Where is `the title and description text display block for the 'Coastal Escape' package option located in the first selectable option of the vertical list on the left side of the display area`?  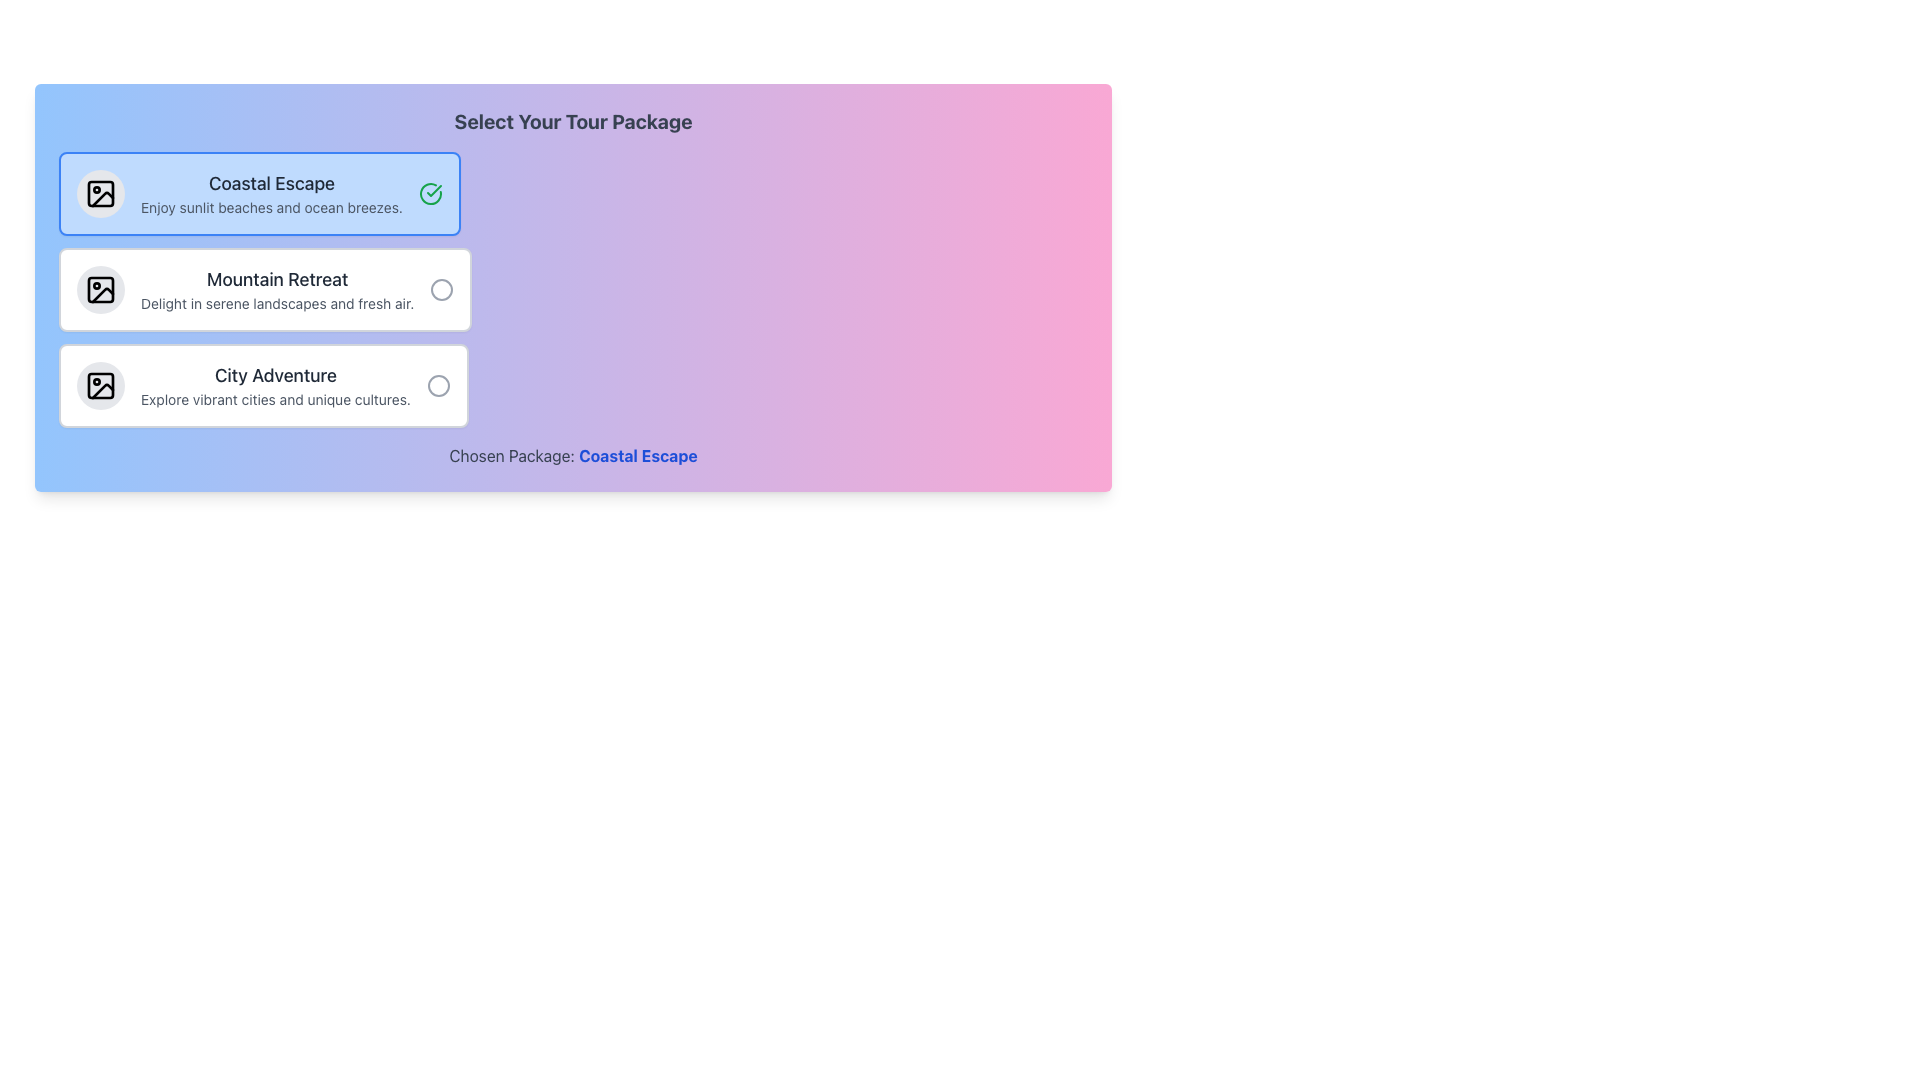 the title and description text display block for the 'Coastal Escape' package option located in the first selectable option of the vertical list on the left side of the display area is located at coordinates (270, 193).